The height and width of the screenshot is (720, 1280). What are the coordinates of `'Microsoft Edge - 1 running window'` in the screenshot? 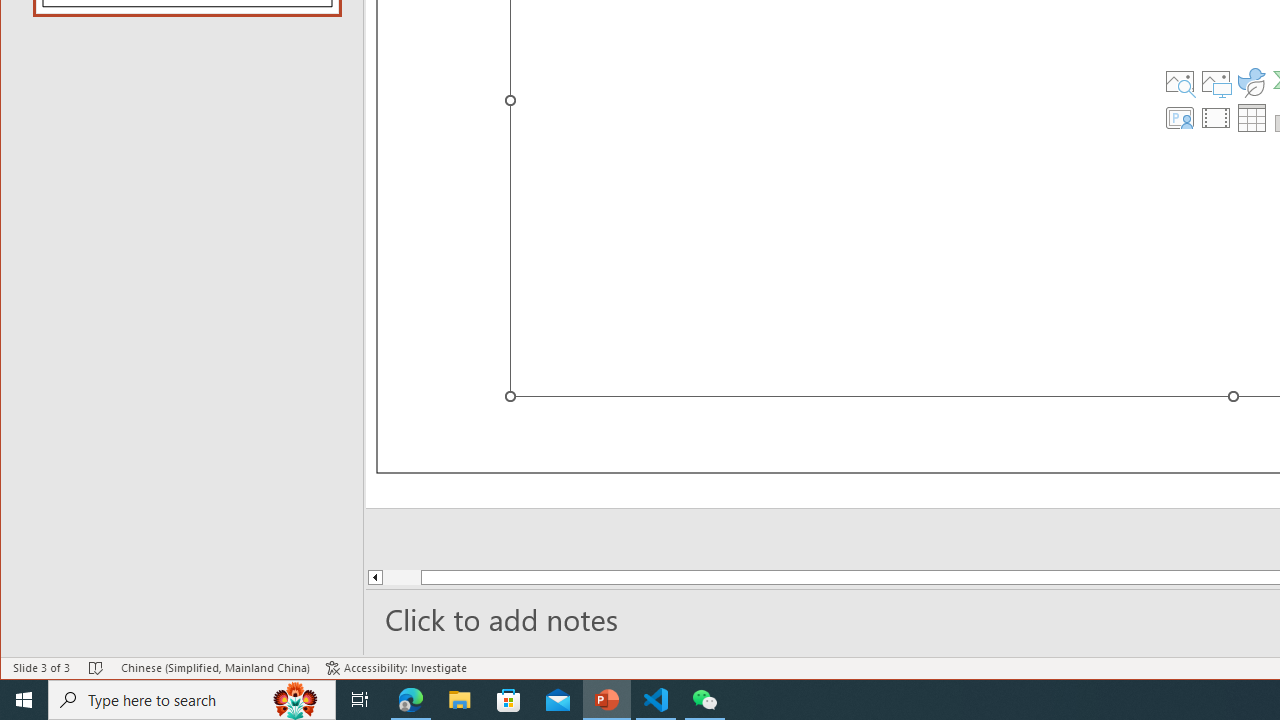 It's located at (410, 698).